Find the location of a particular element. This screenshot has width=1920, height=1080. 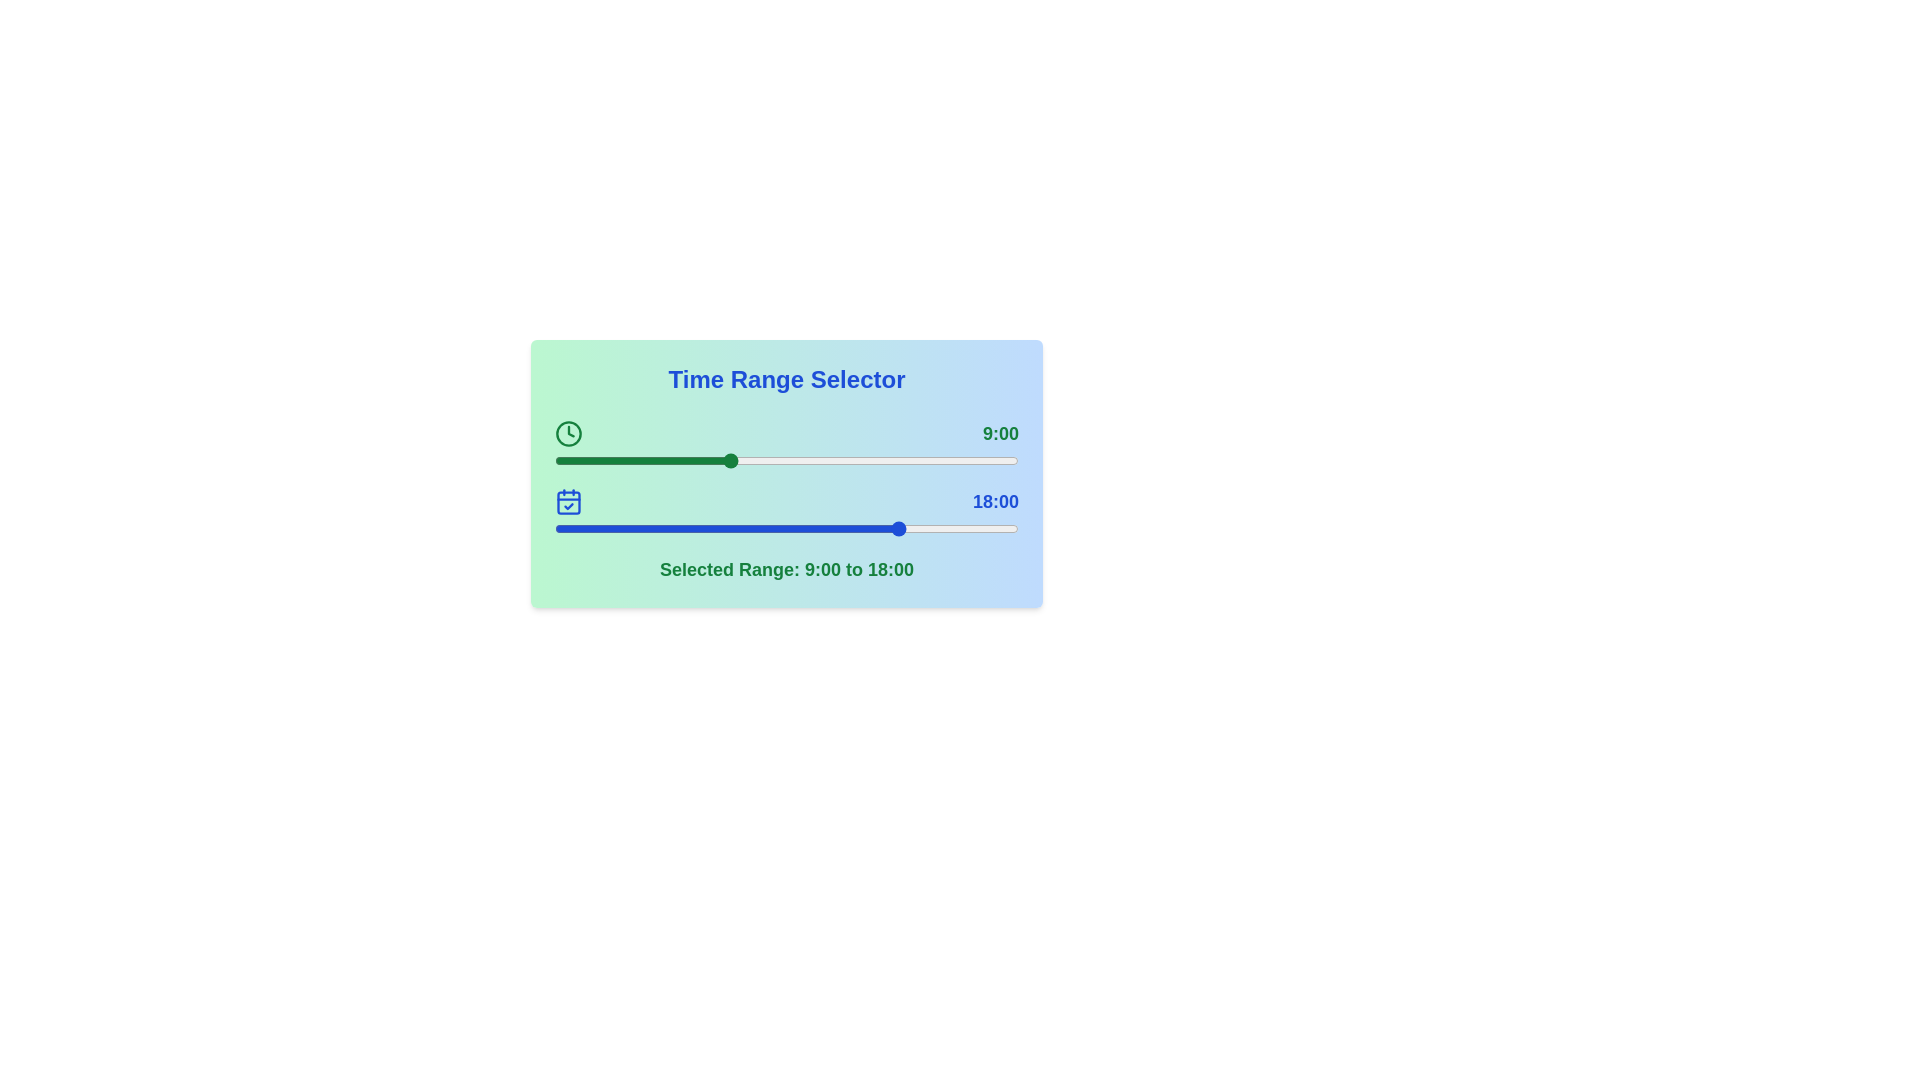

the time is located at coordinates (980, 527).